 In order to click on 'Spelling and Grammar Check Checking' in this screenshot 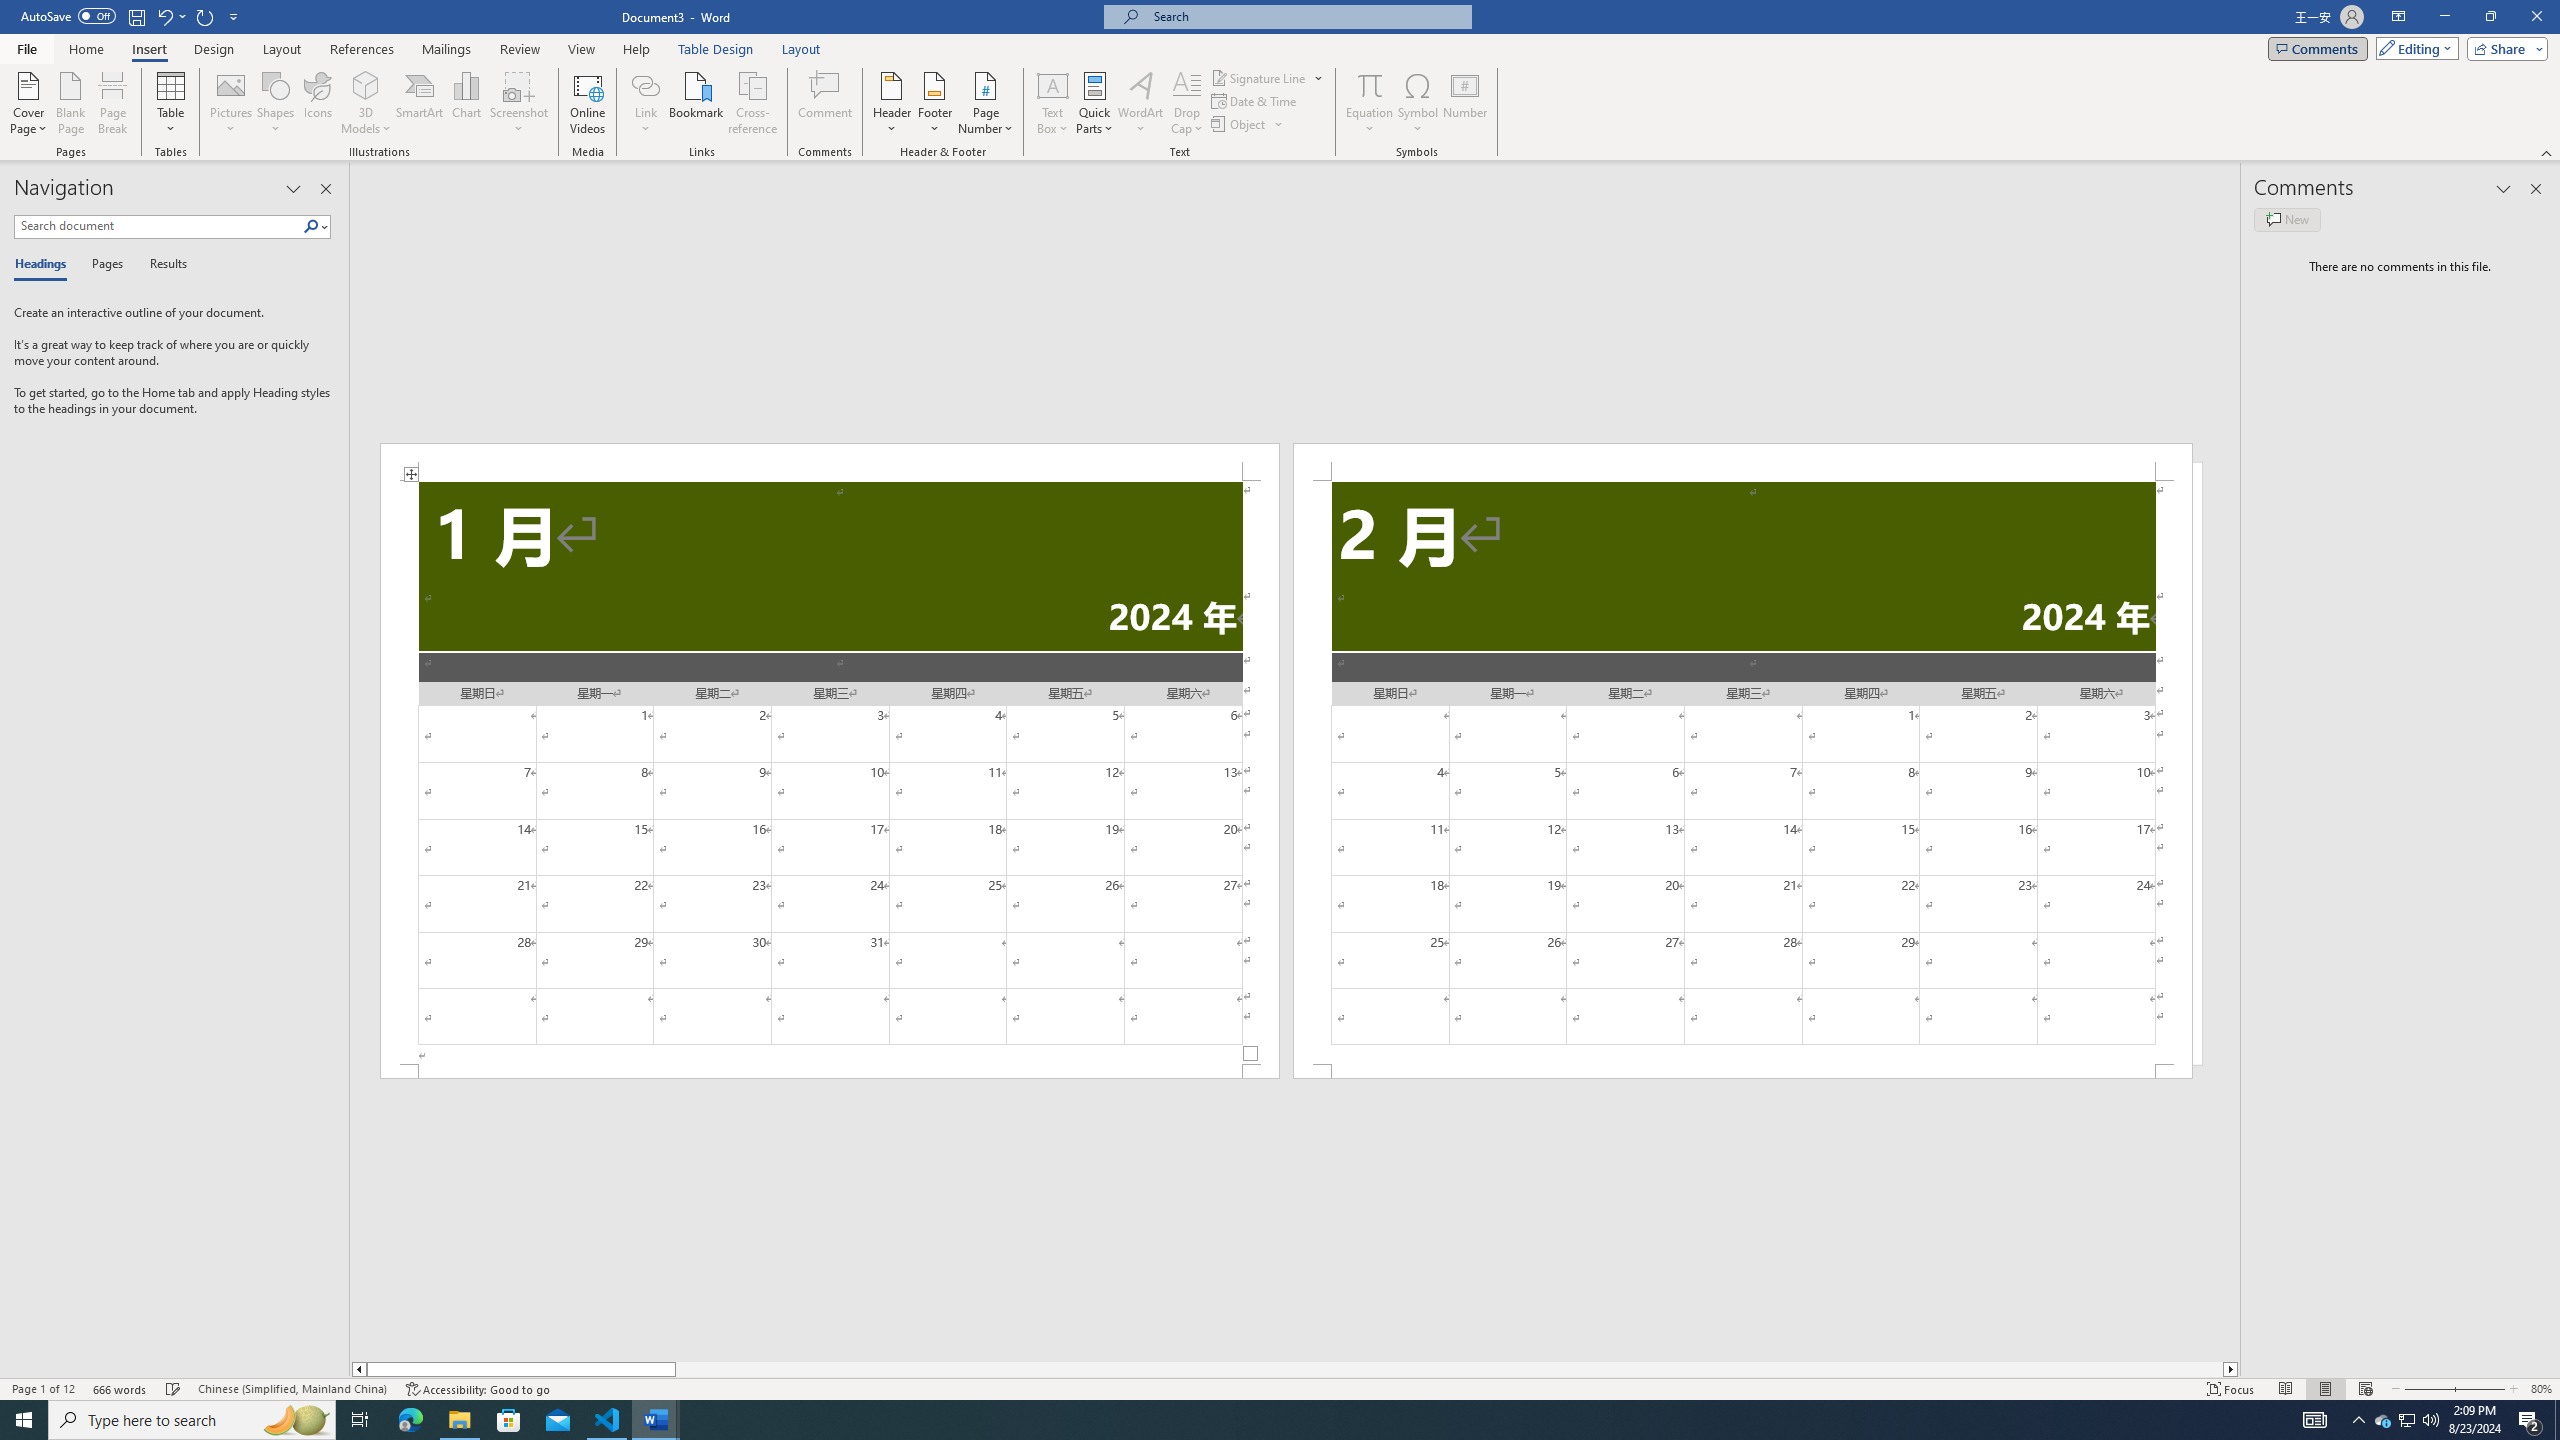, I will do `click(174, 1389)`.